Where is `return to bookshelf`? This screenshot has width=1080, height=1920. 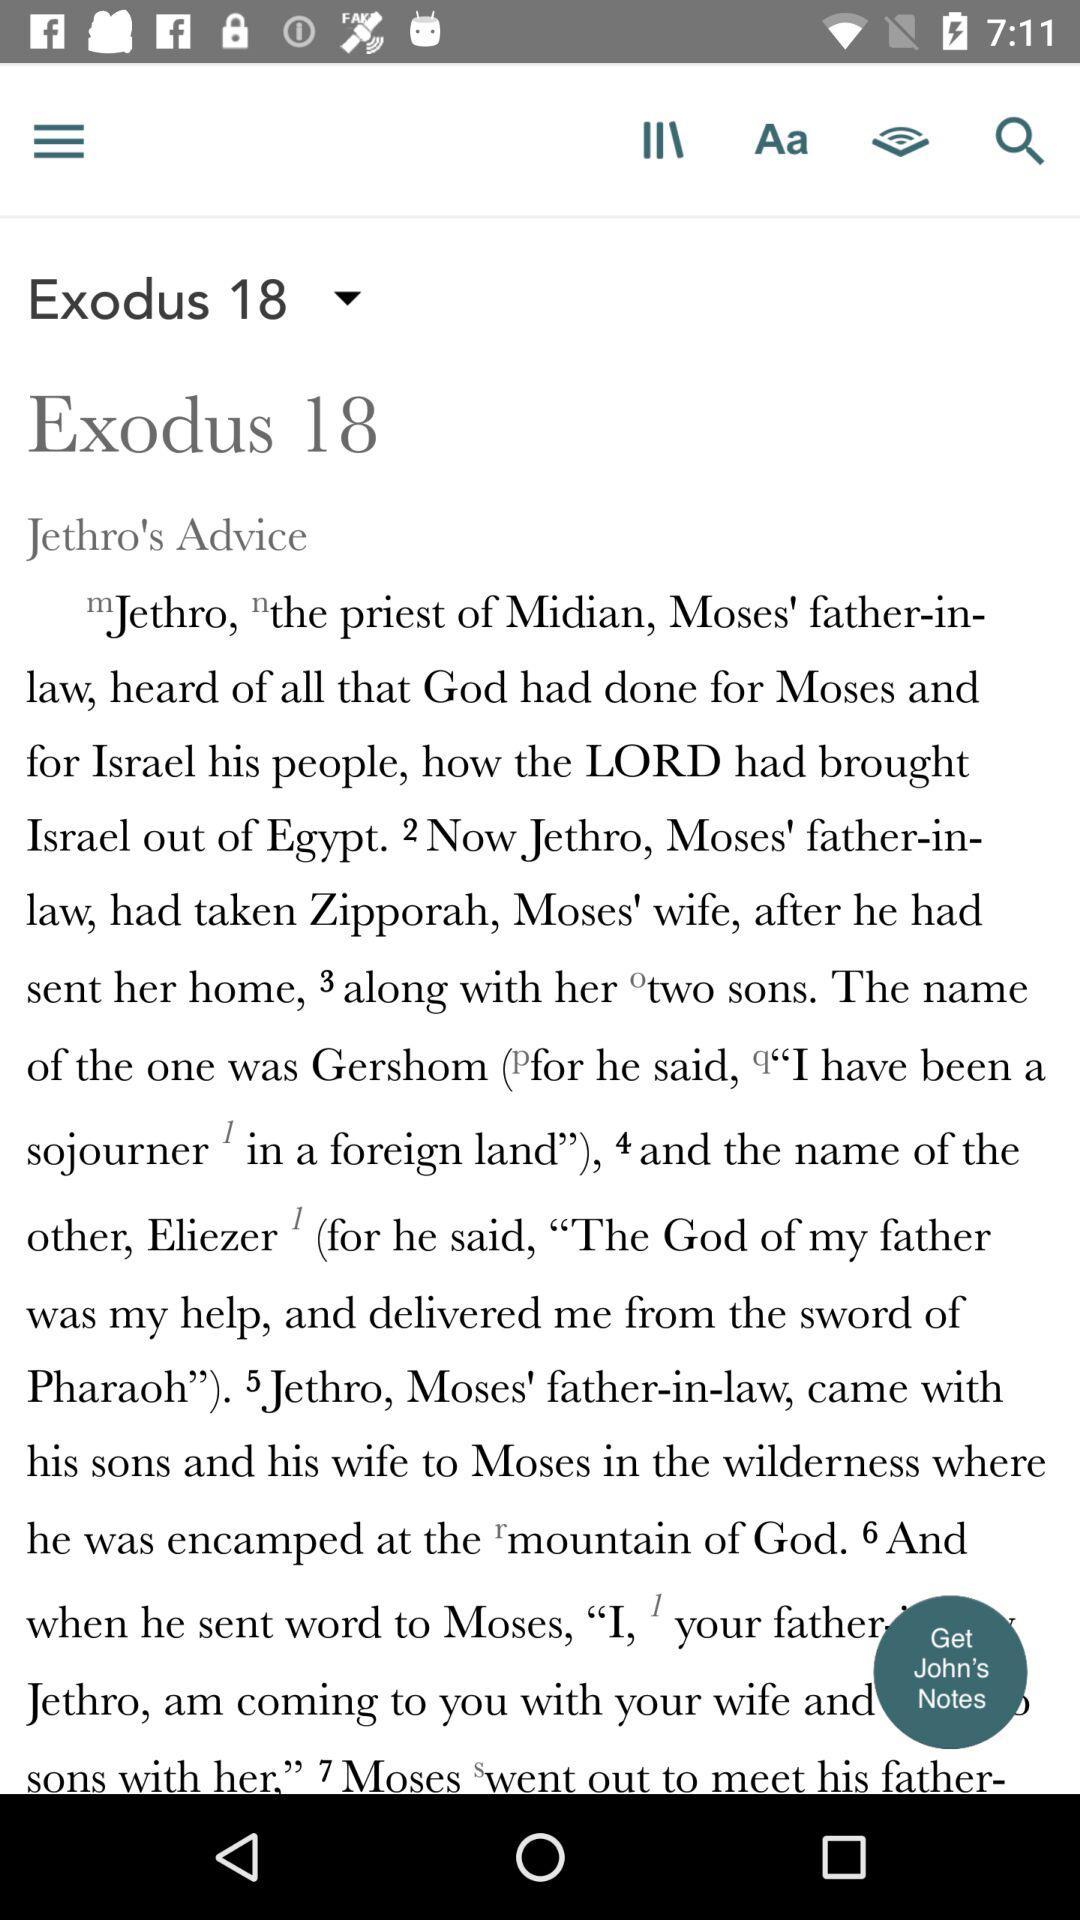 return to bookshelf is located at coordinates (662, 139).